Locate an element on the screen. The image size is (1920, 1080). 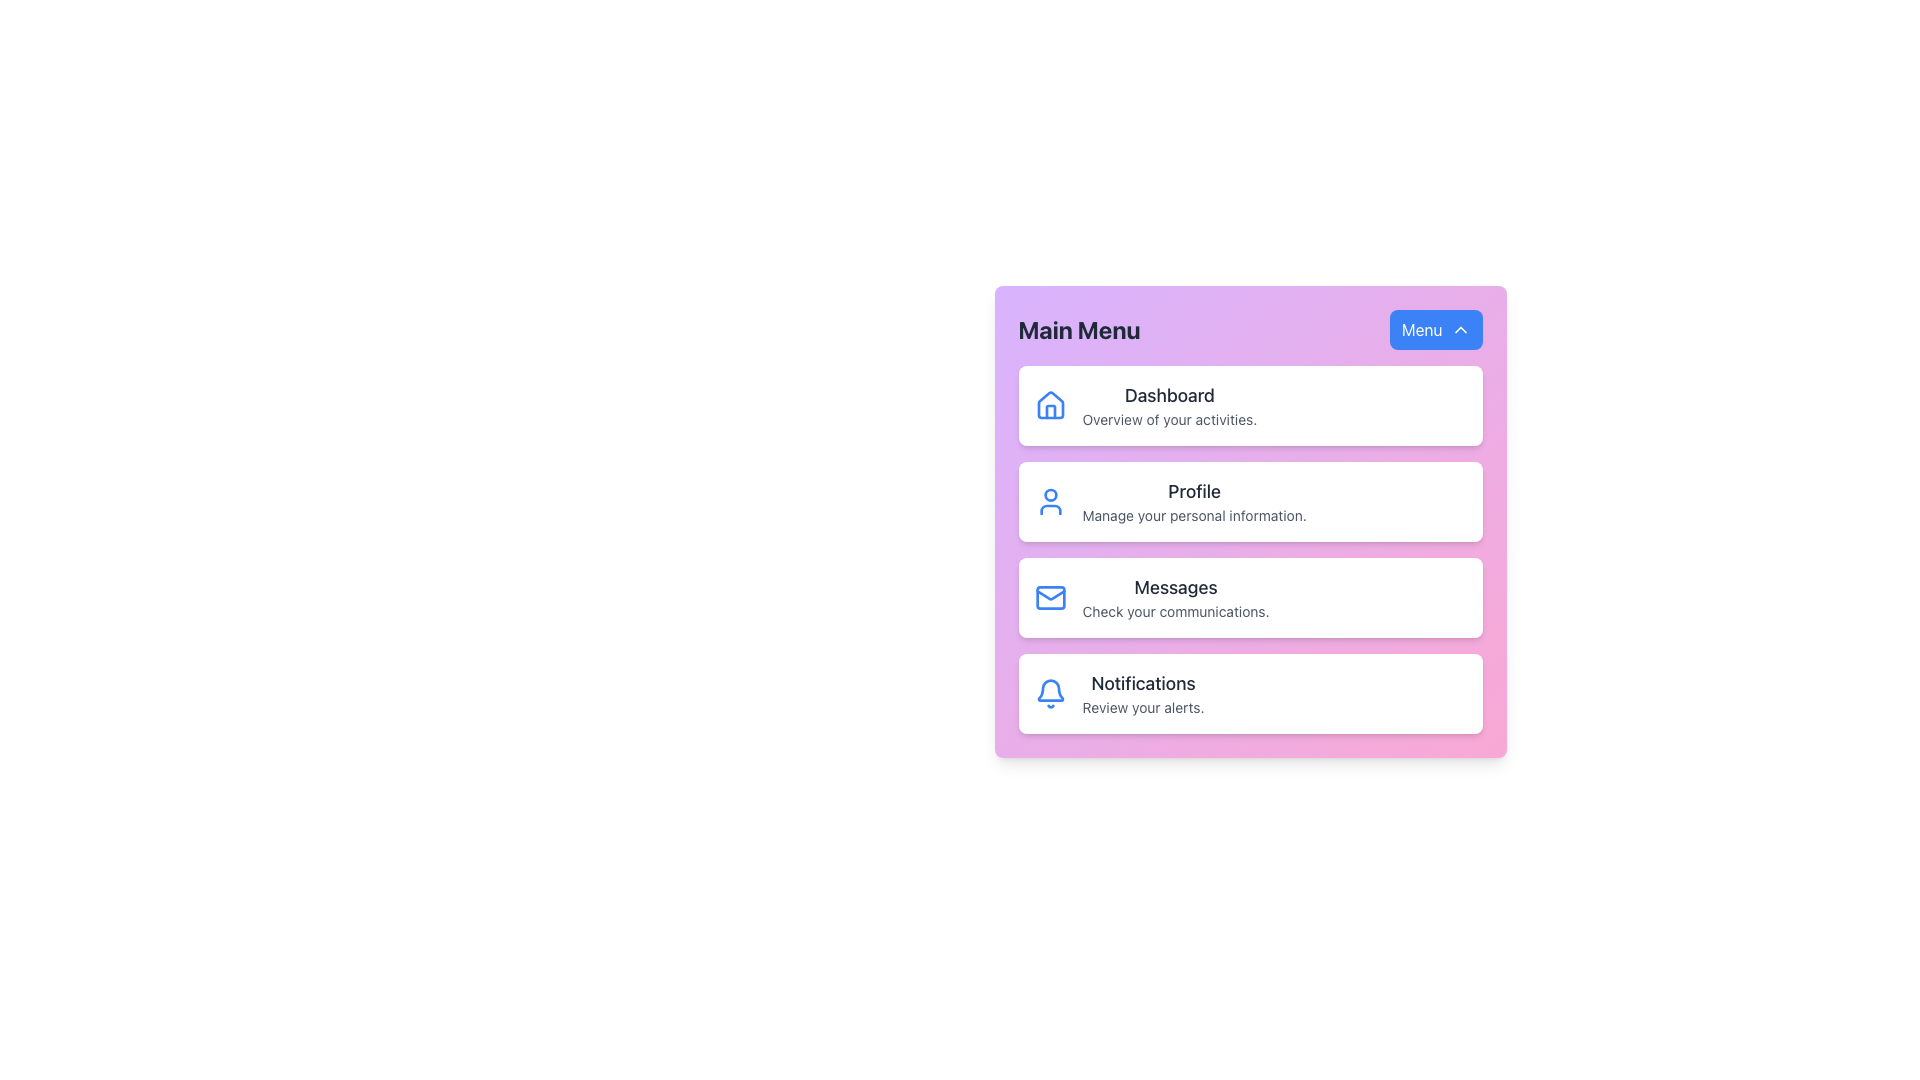
the textual informational component that informs users about the profile section of the application, which is the second item in a vertical sidebar list with a purple gradient background is located at coordinates (1194, 500).